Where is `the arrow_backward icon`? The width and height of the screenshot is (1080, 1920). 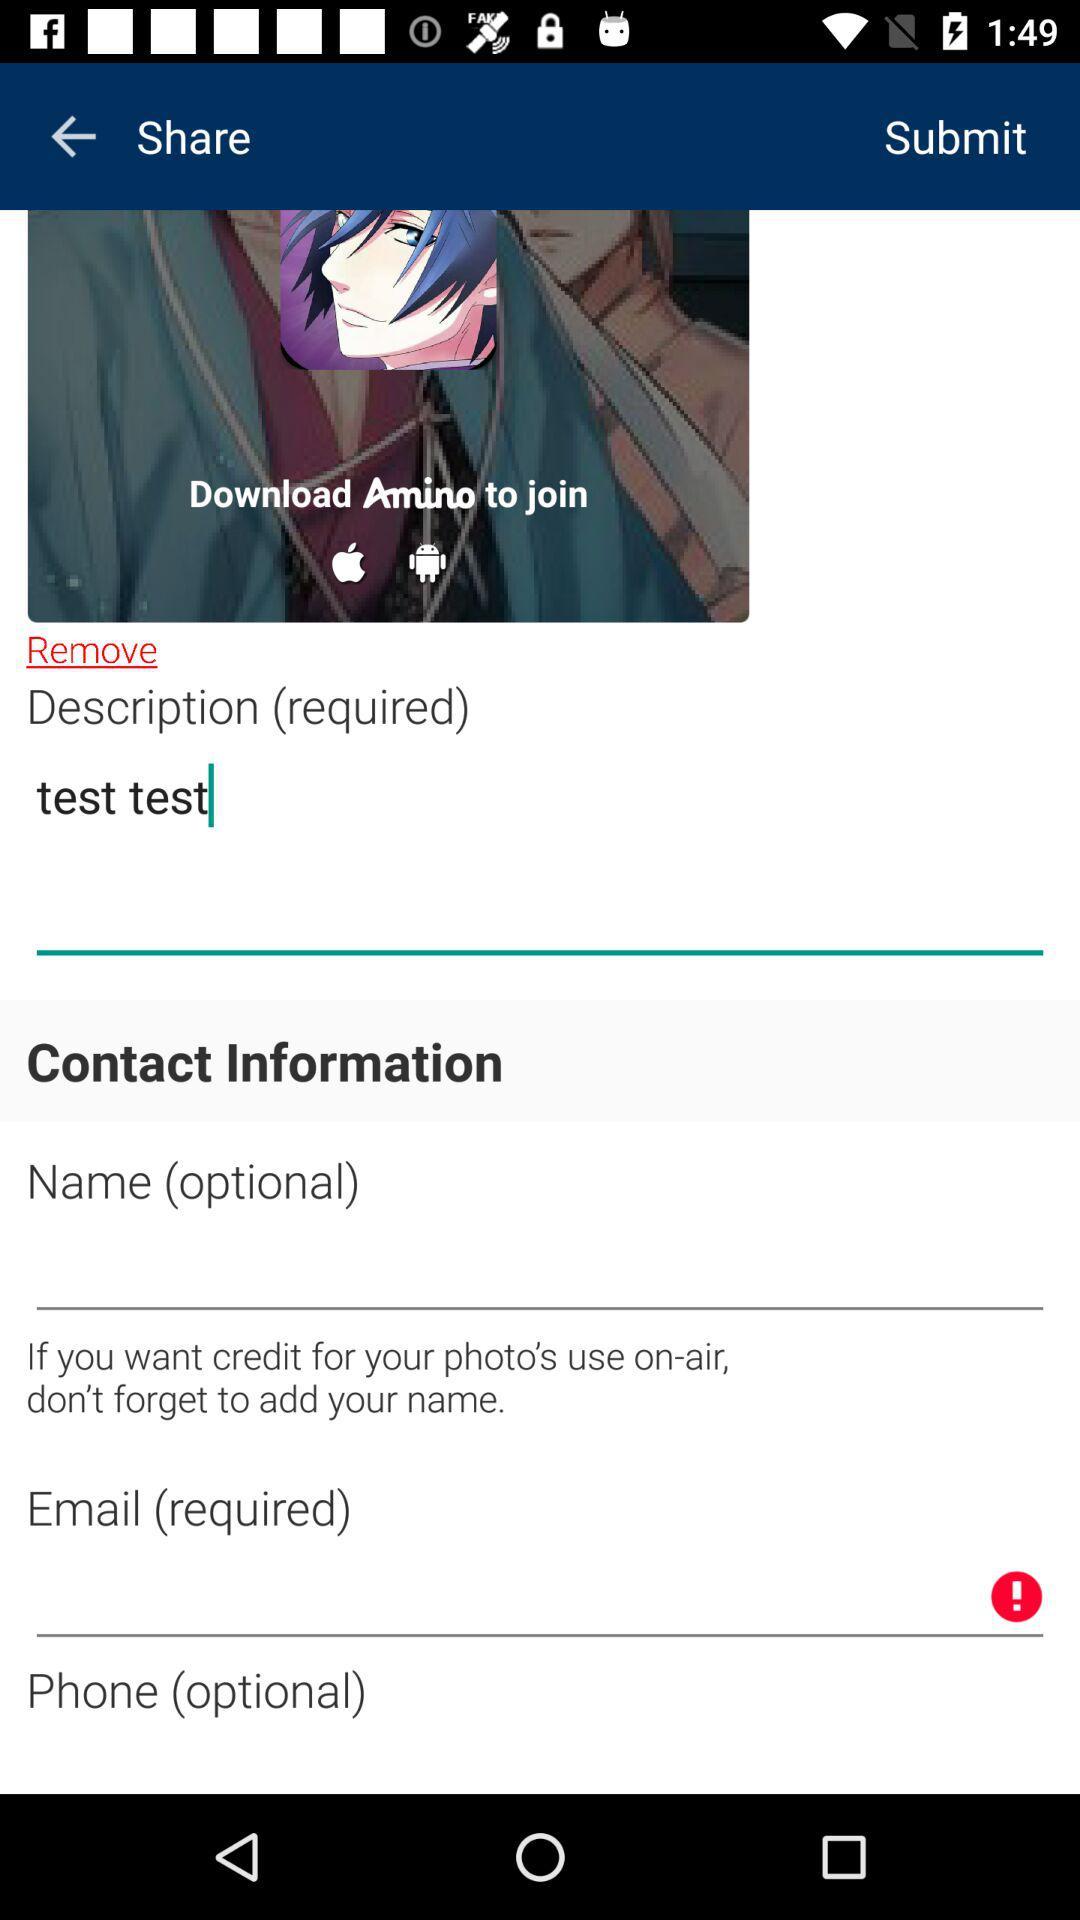 the arrow_backward icon is located at coordinates (72, 135).